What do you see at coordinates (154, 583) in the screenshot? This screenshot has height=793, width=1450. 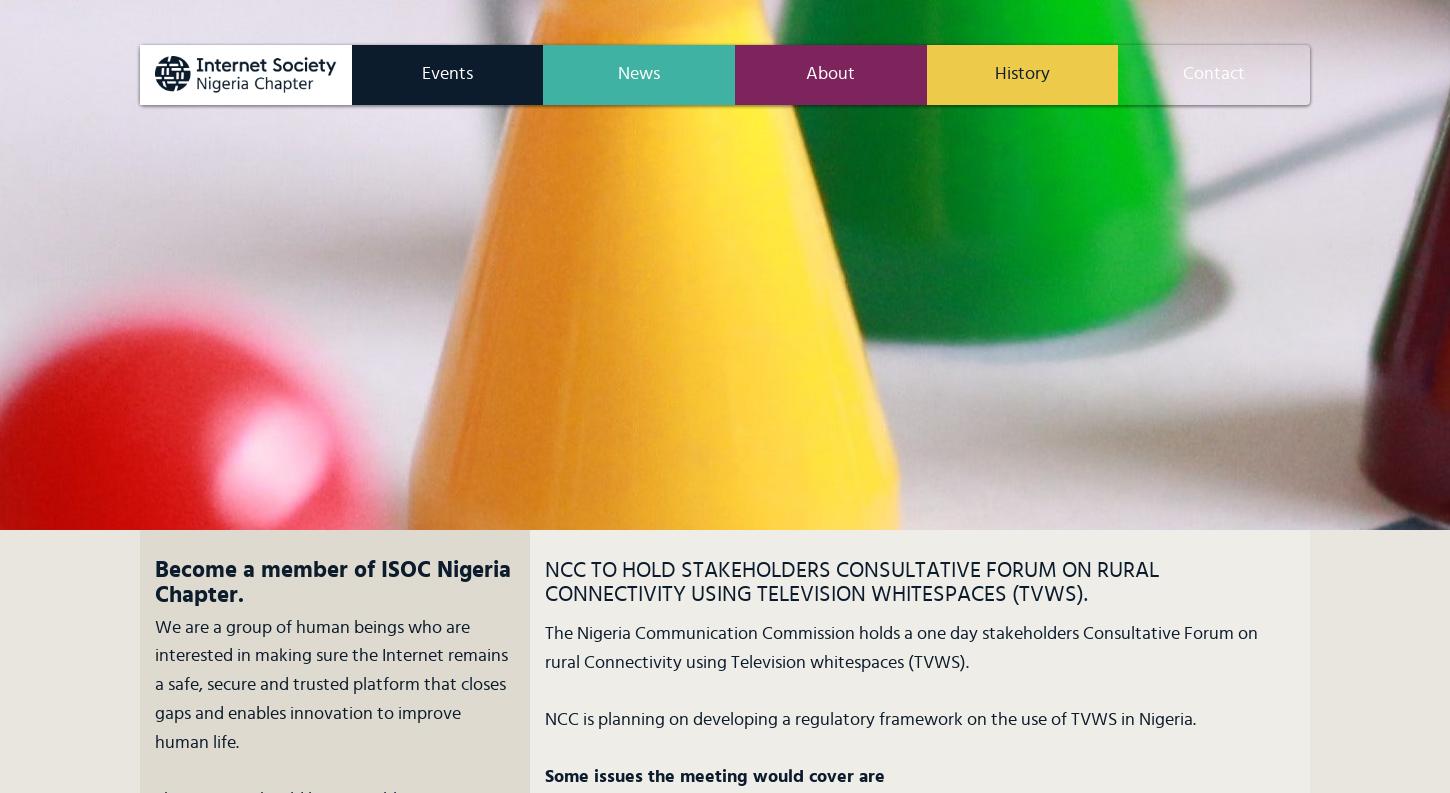 I see `'Become a member of ISOC Nigeria Chapter.'` at bounding box center [154, 583].